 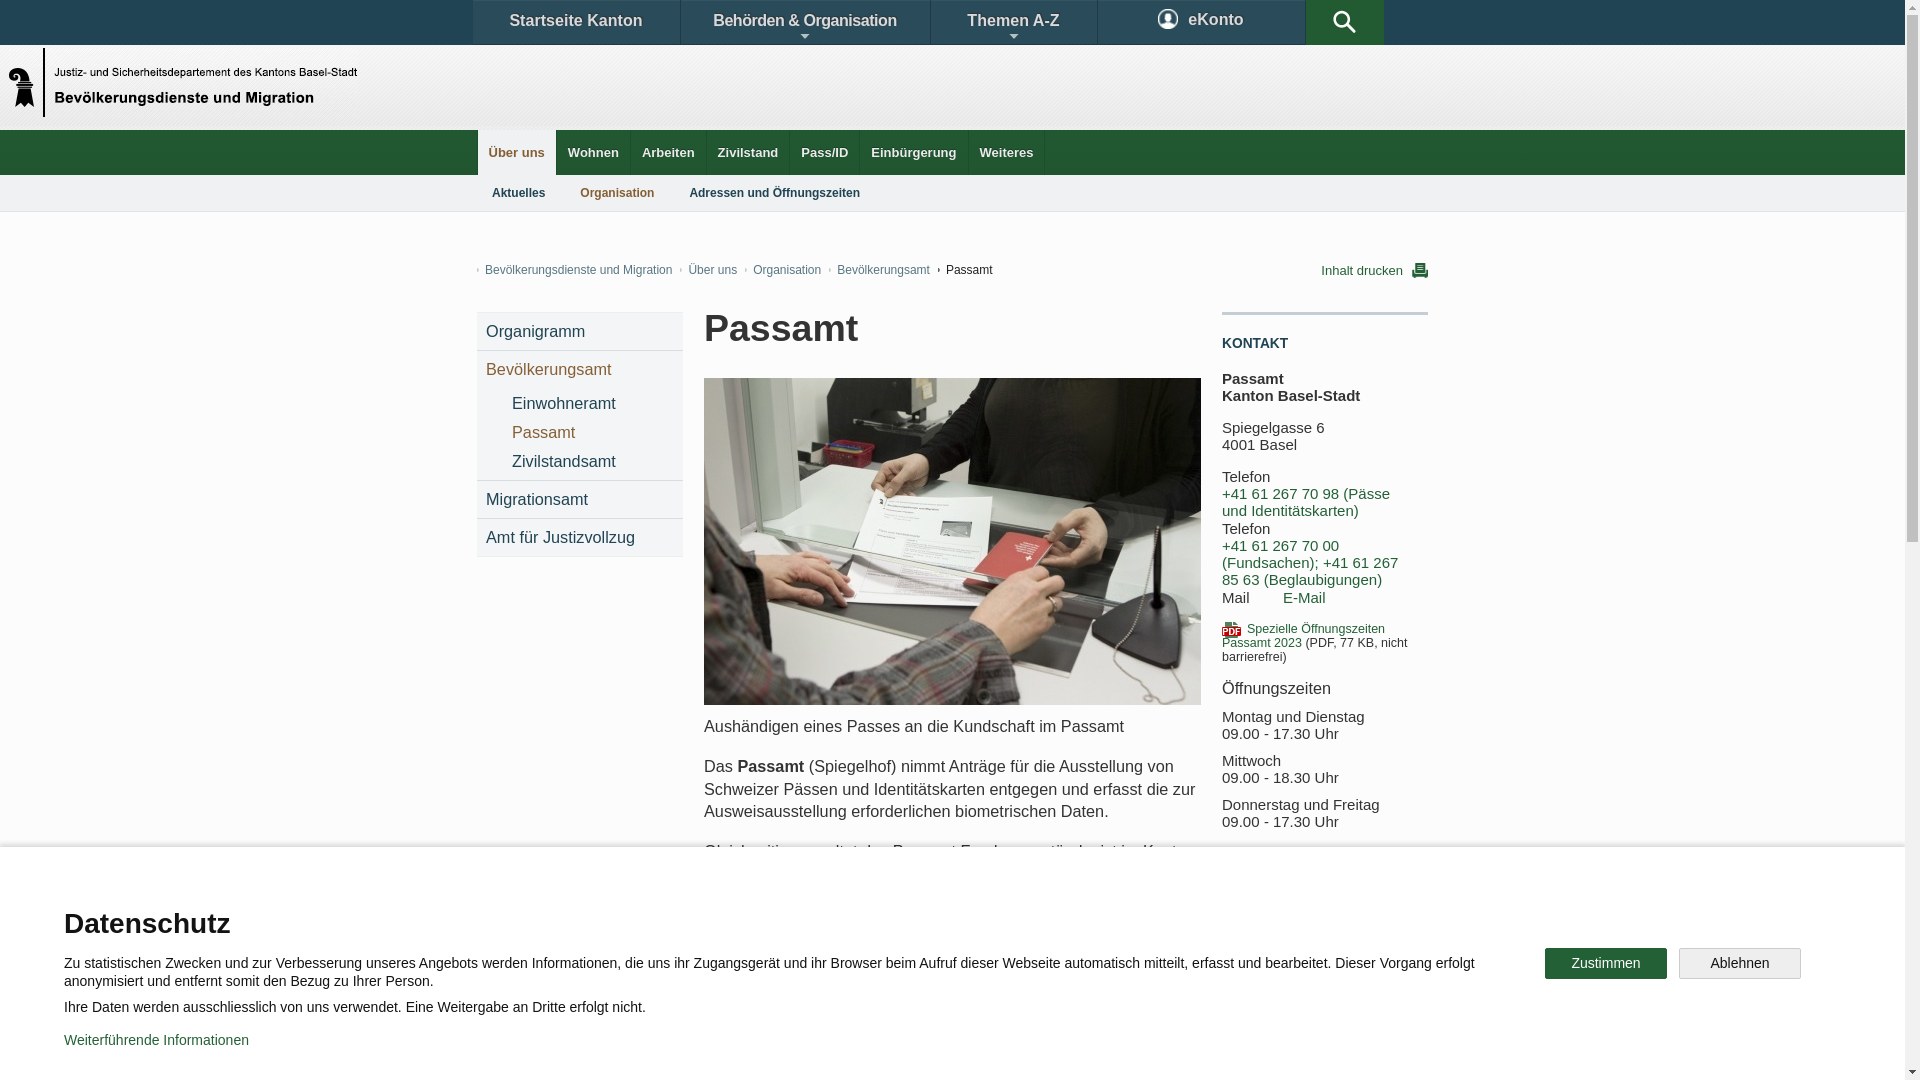 What do you see at coordinates (1200, 22) in the screenshot?
I see `'eKonto'` at bounding box center [1200, 22].